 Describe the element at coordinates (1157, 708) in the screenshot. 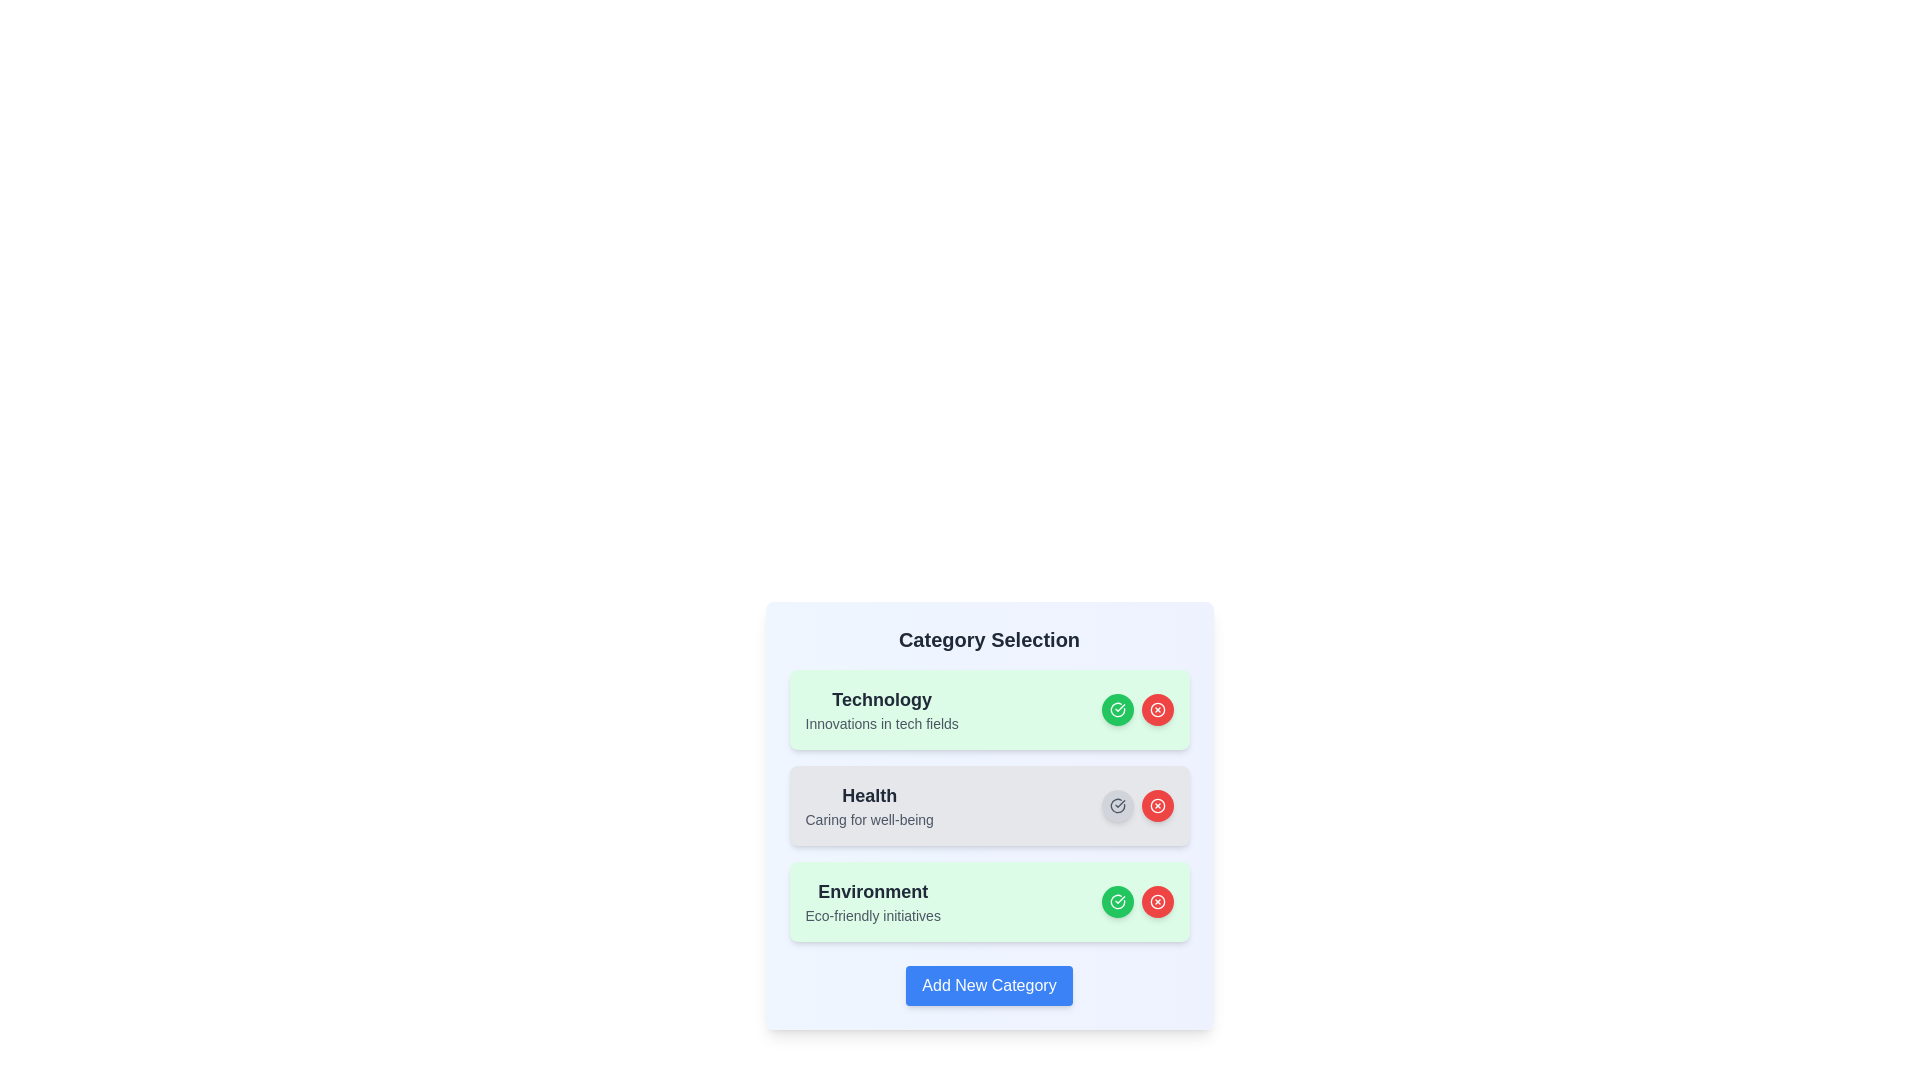

I see `remove button beside the category Technology to delete it` at that location.